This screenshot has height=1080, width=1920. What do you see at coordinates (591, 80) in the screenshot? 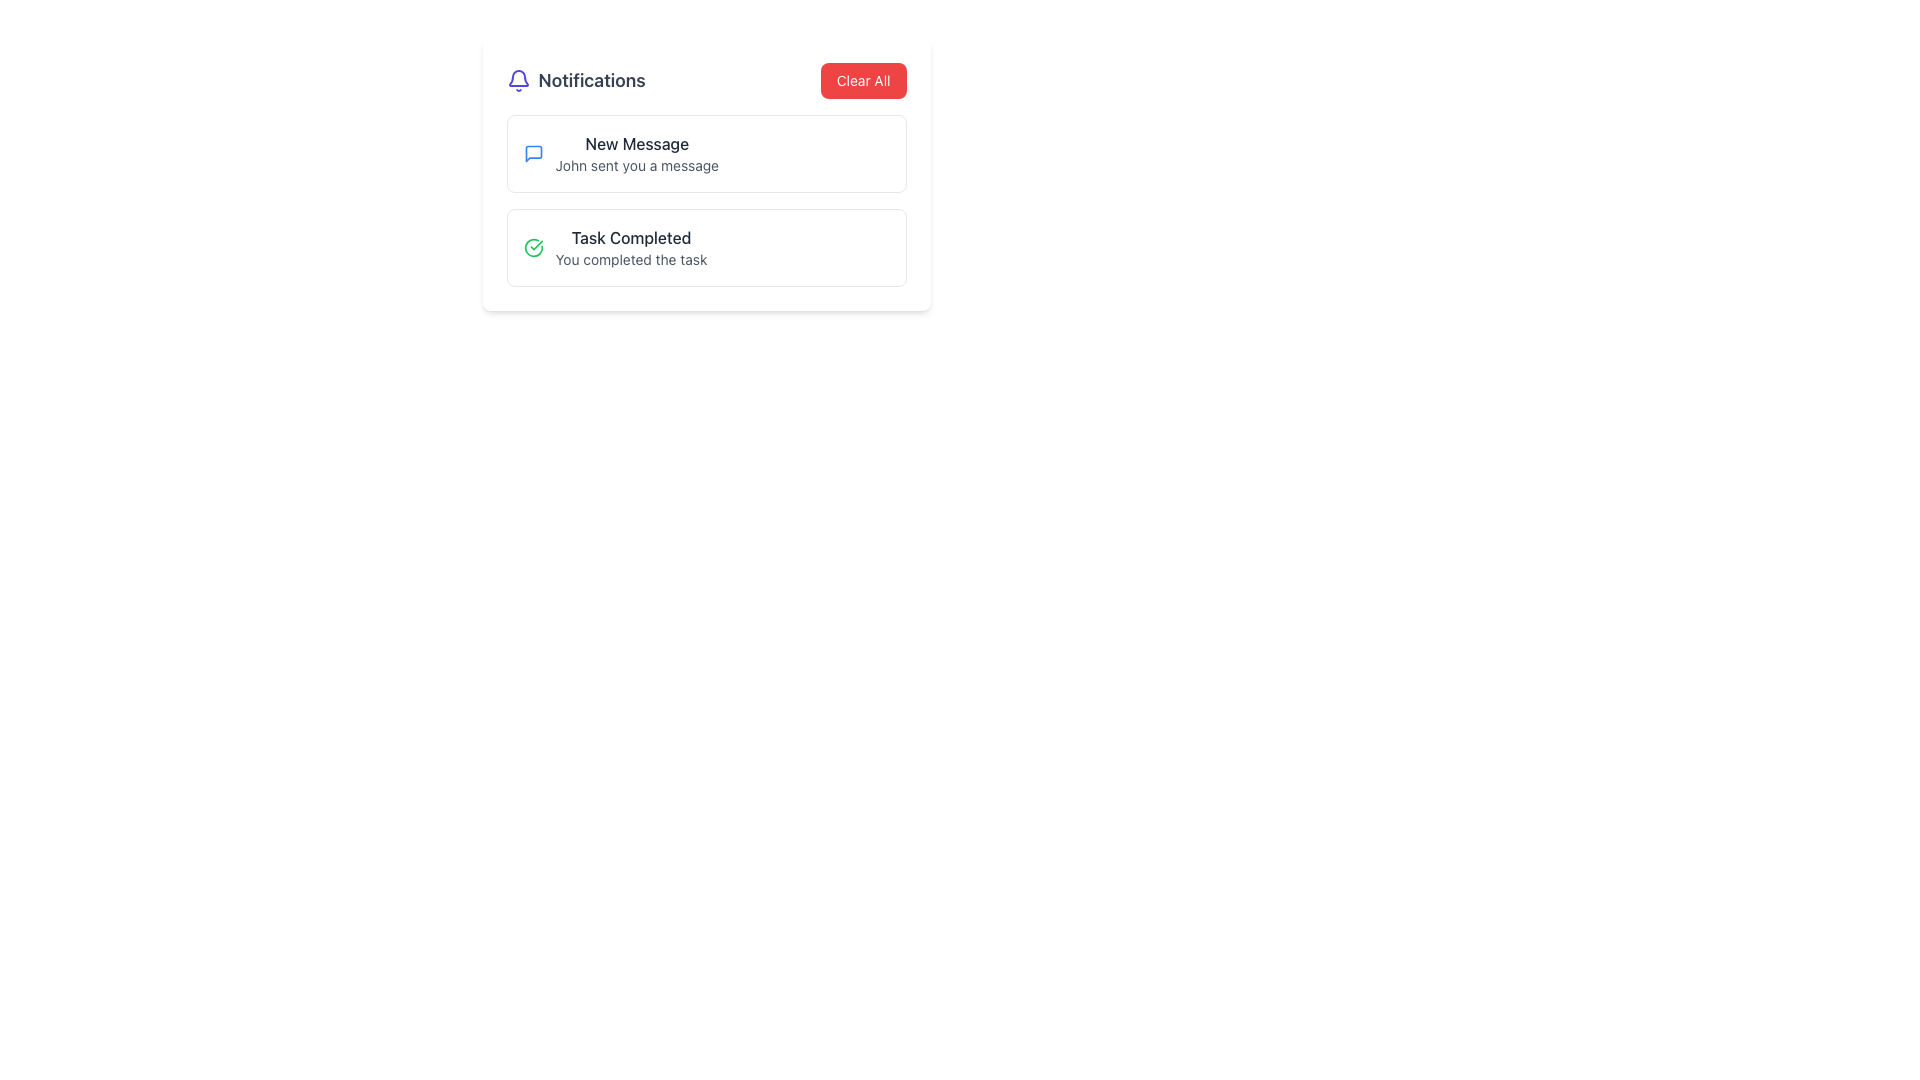
I see `the 'Notifications' text label which is displayed in bold, large dark gray font, positioned to the right of a bell icon` at bounding box center [591, 80].